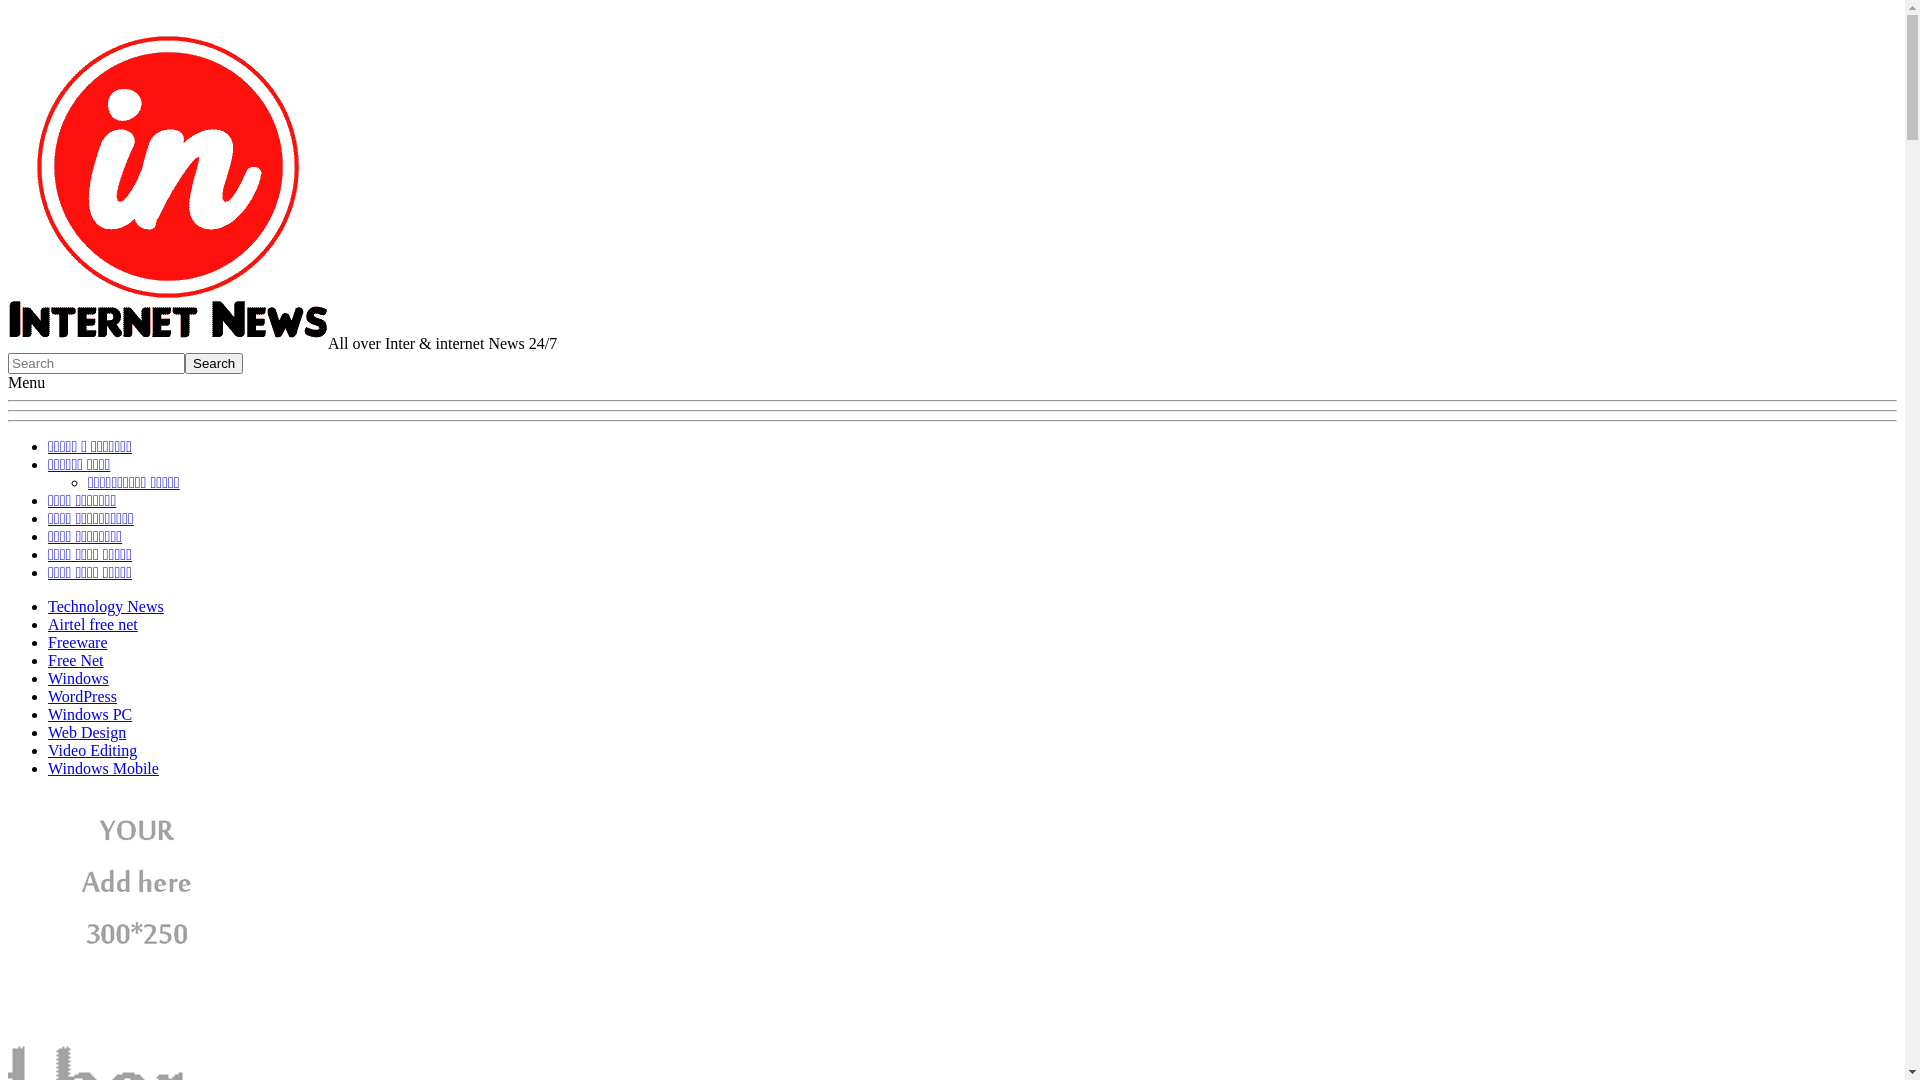  Describe the element at coordinates (48, 605) in the screenshot. I see `'Technology News'` at that location.